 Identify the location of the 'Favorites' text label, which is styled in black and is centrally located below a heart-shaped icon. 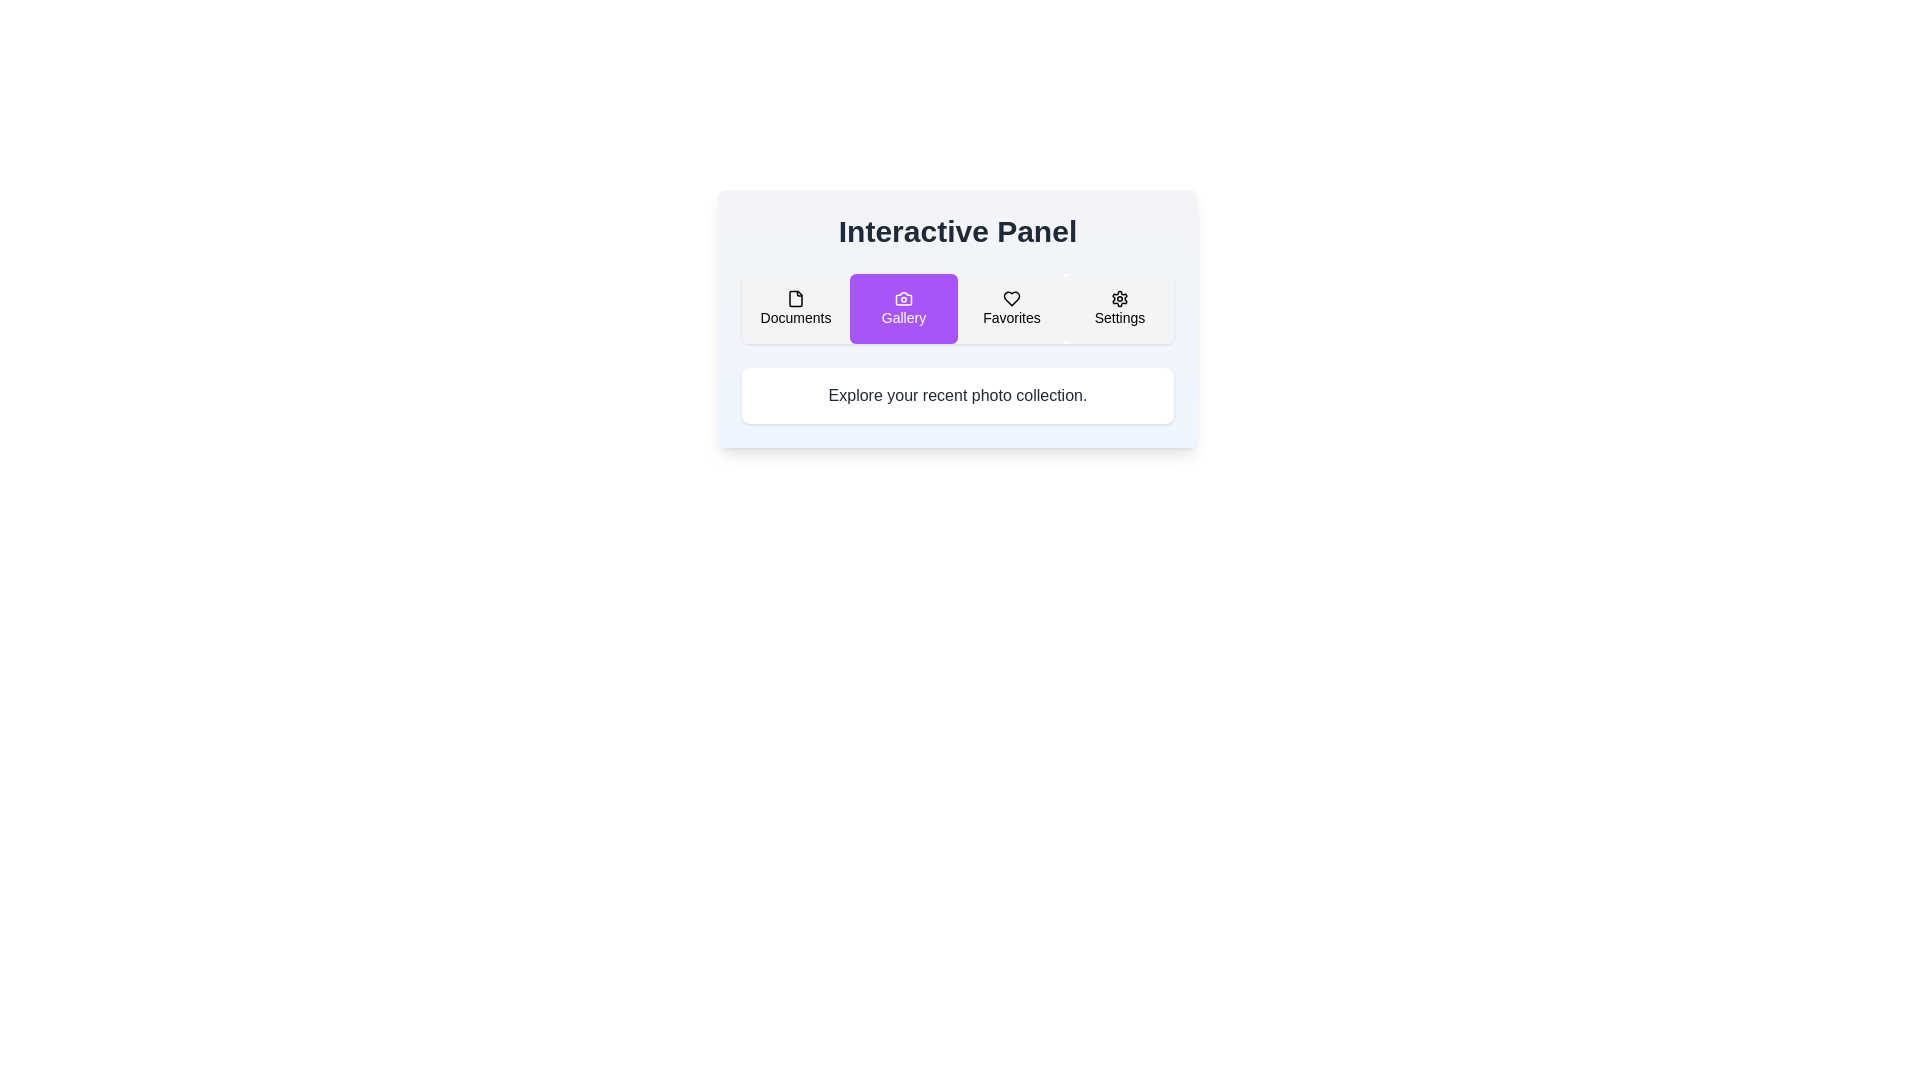
(1012, 316).